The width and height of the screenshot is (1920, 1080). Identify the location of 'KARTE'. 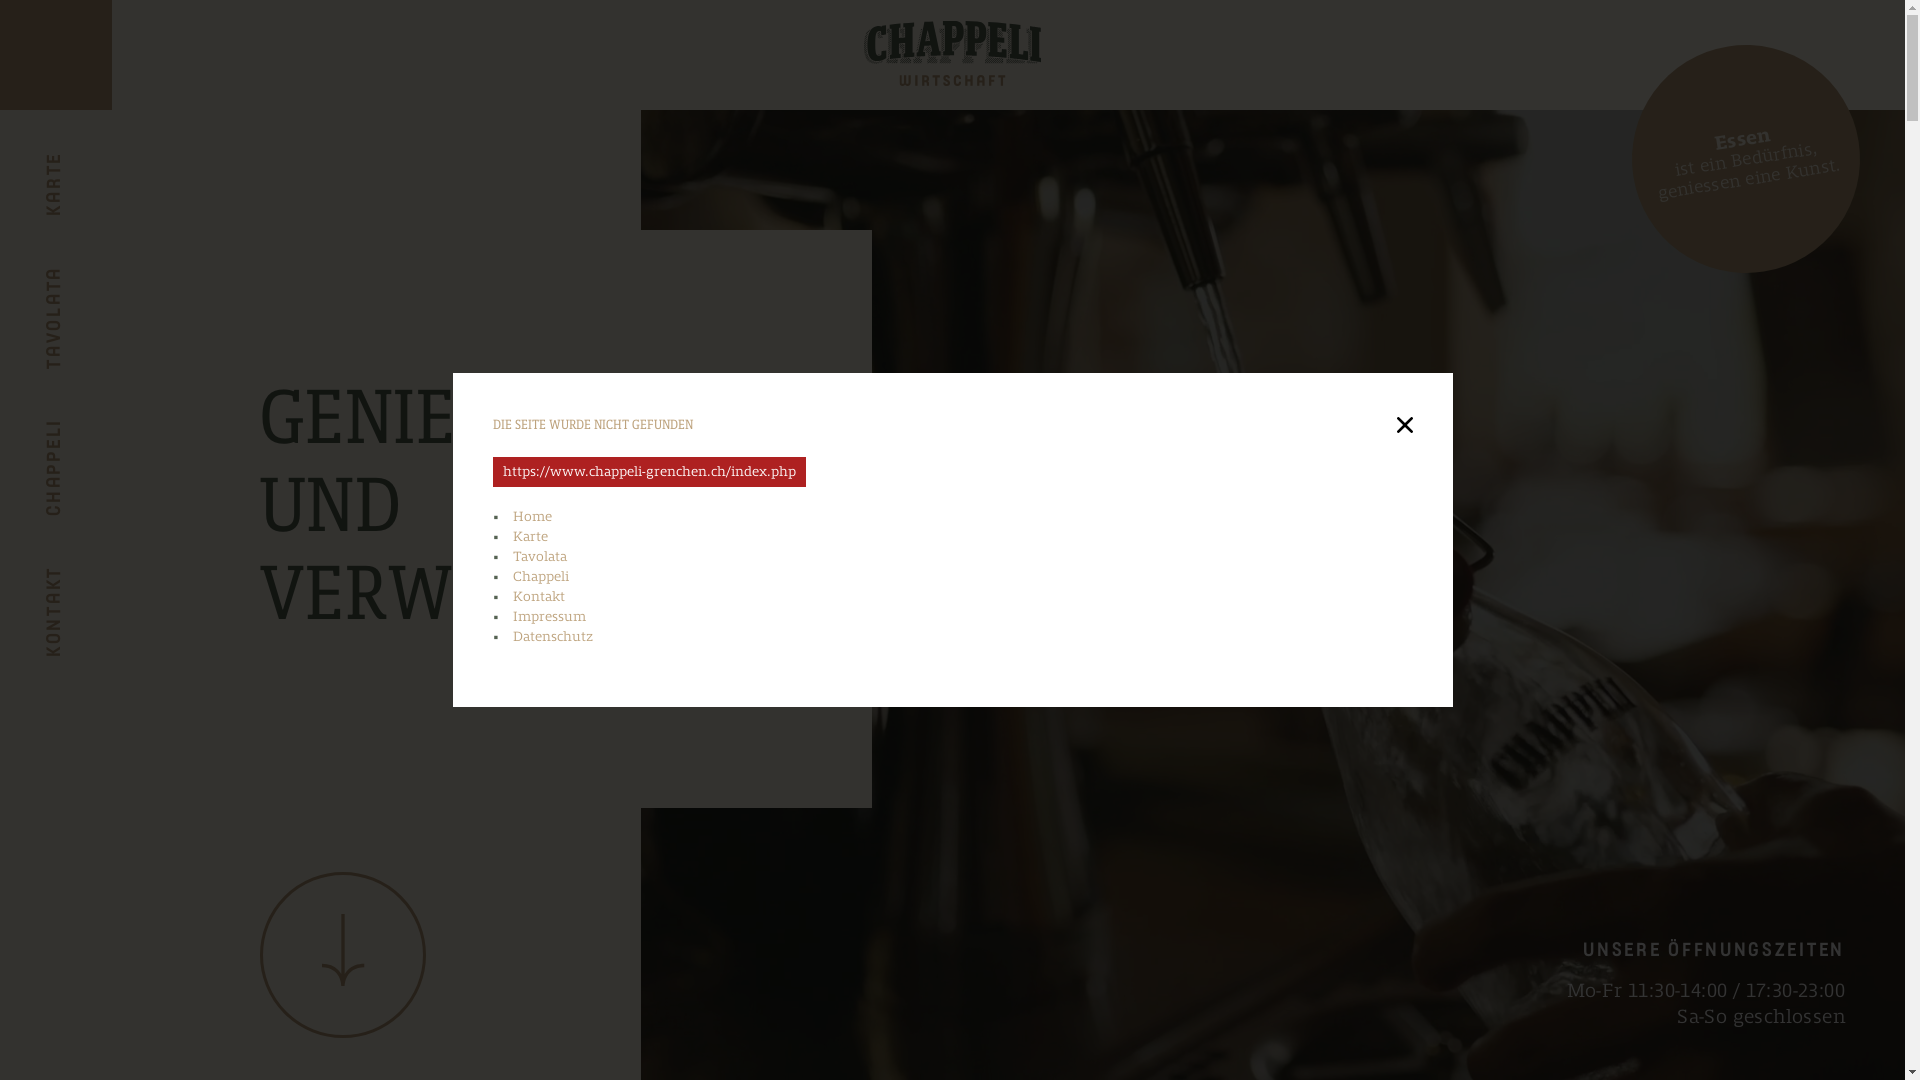
(72, 167).